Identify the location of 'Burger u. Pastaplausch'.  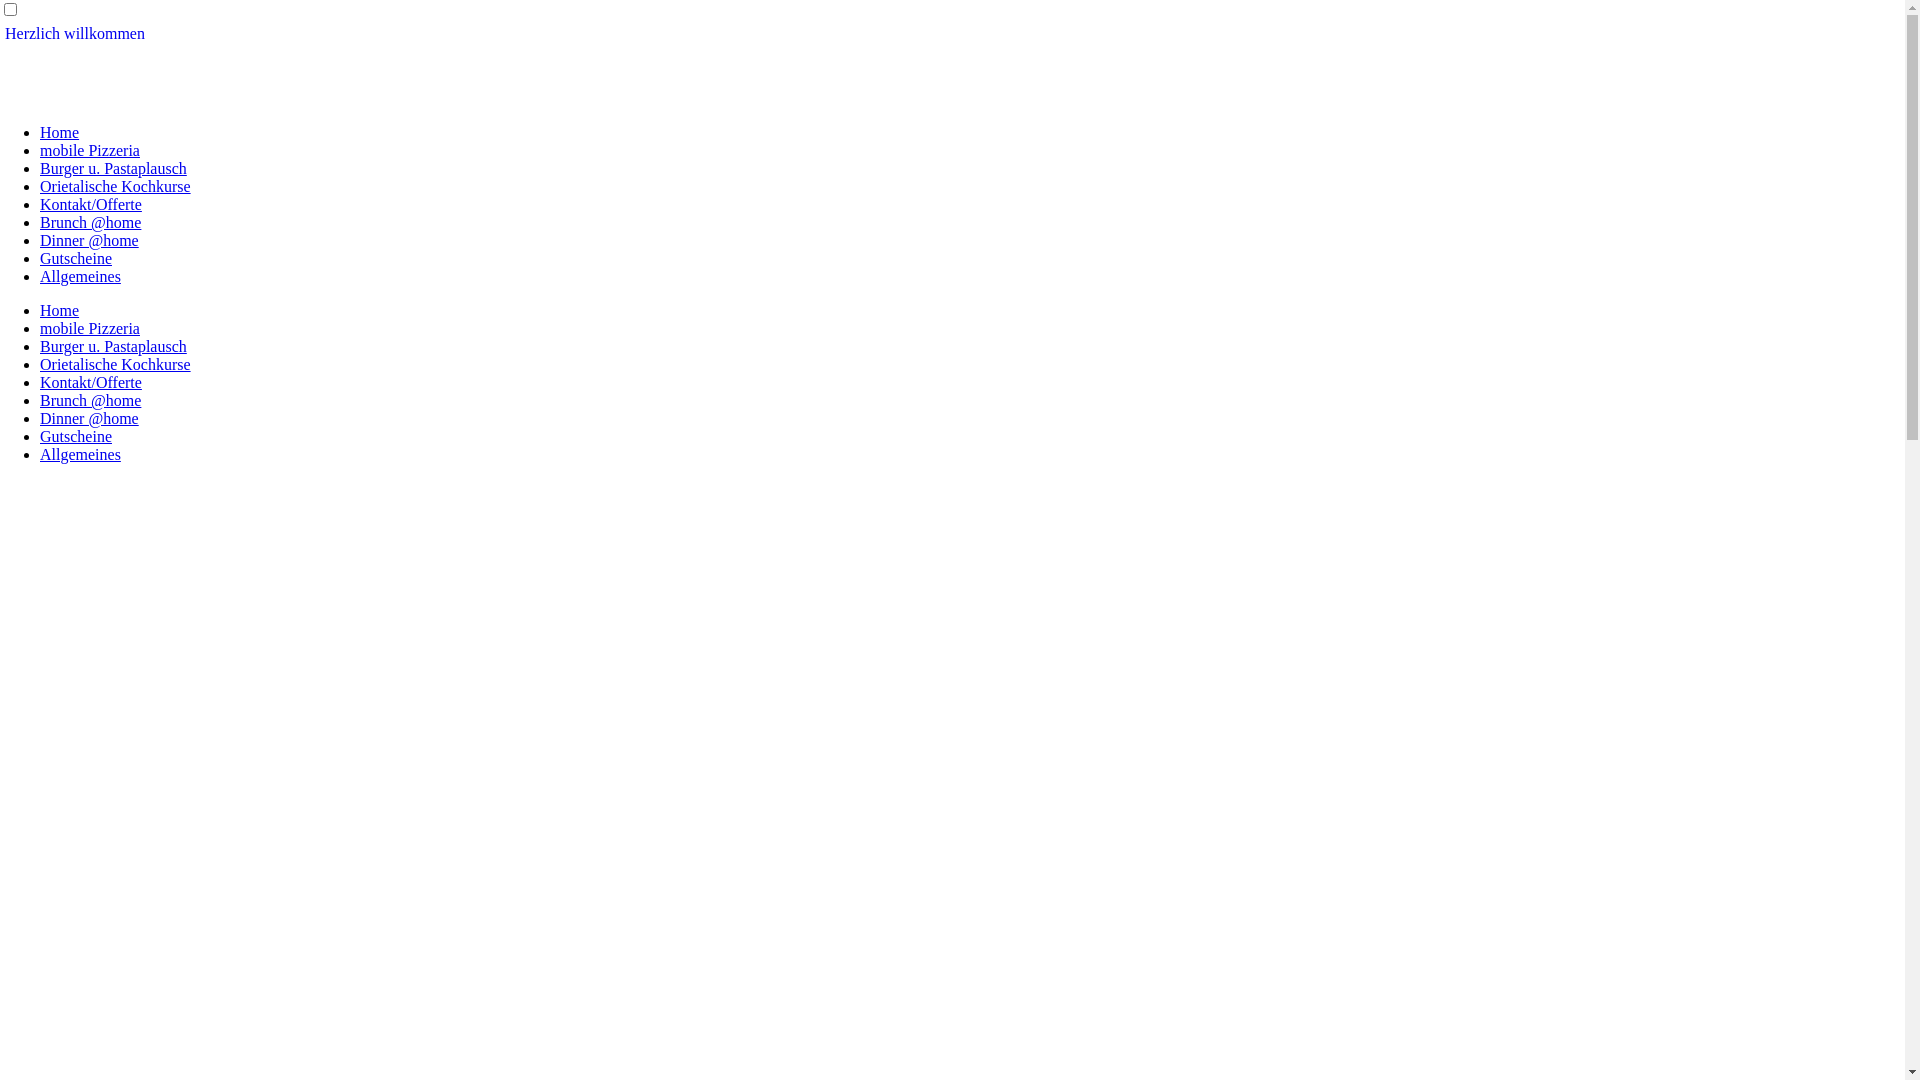
(112, 345).